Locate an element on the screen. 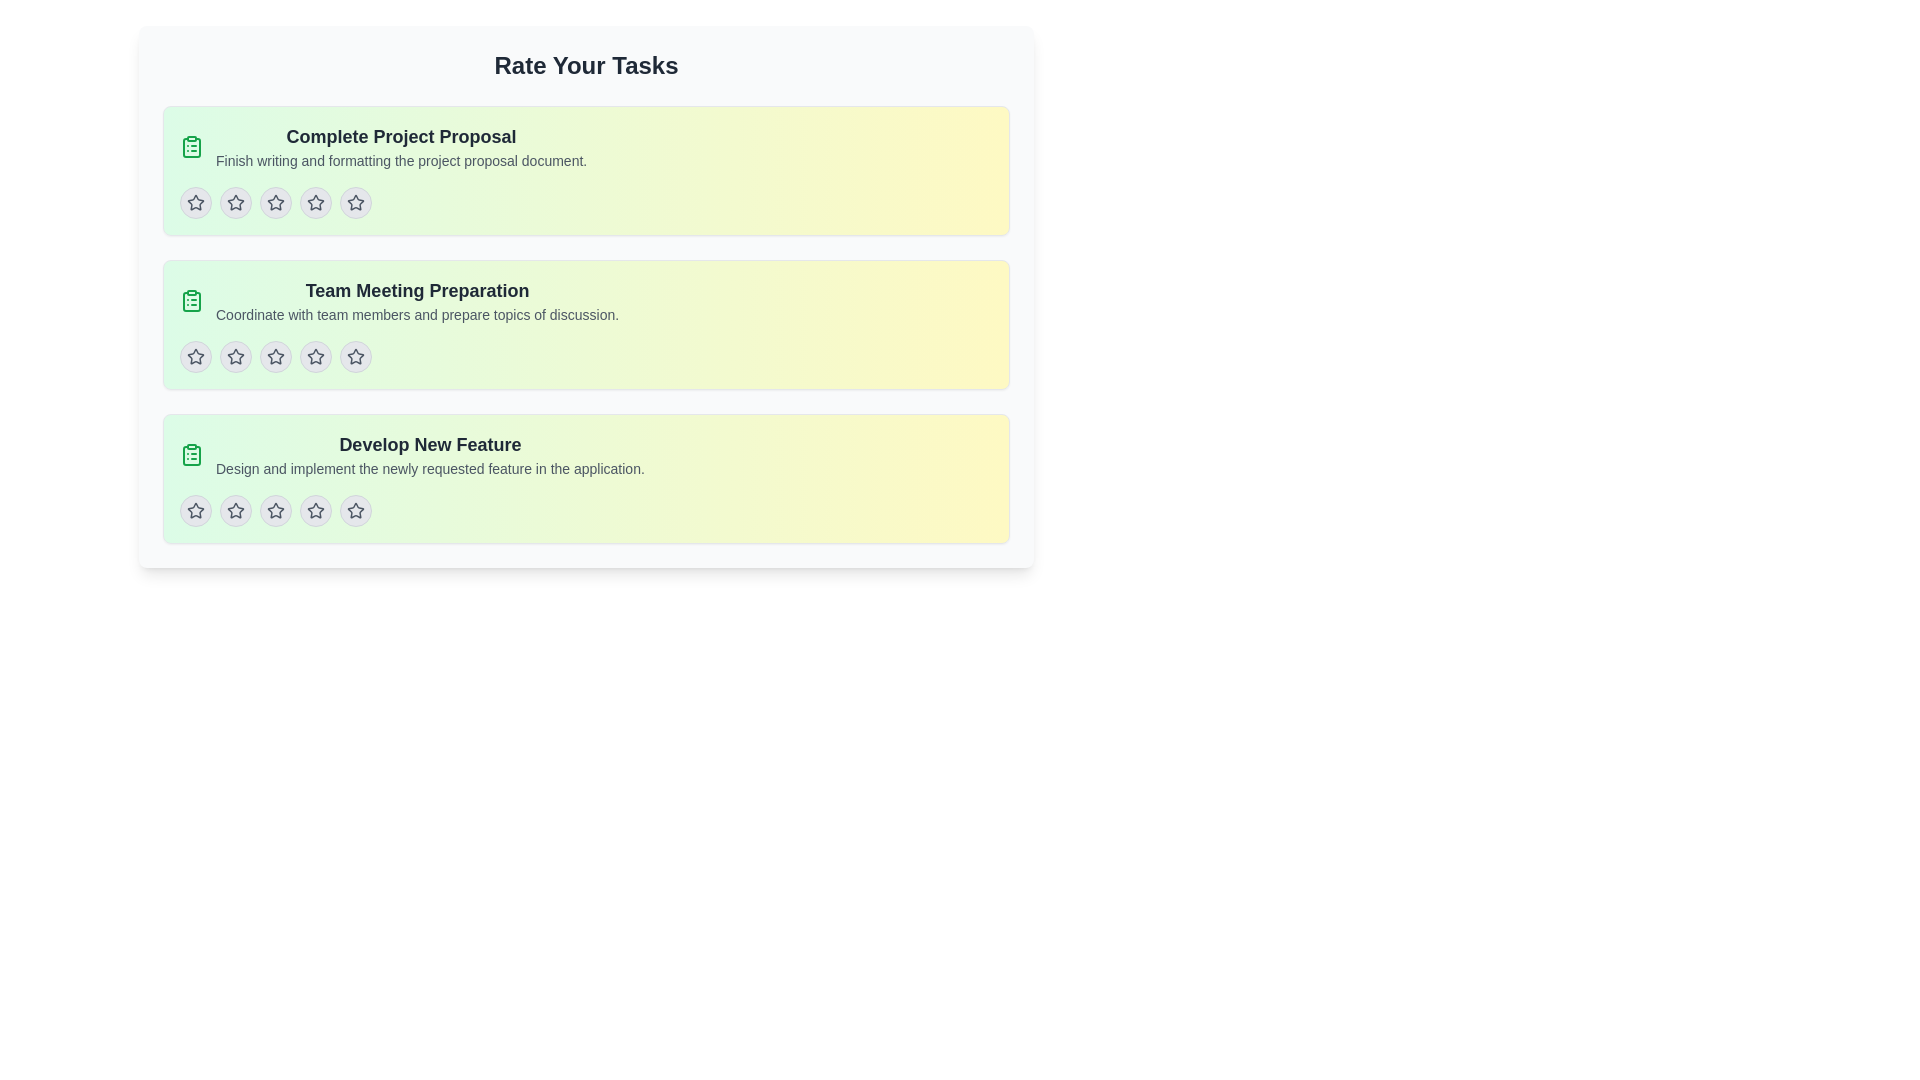 Image resolution: width=1920 pixels, height=1080 pixels. the fourth star icon for the 'Team Meeting Preparation' task is located at coordinates (315, 355).